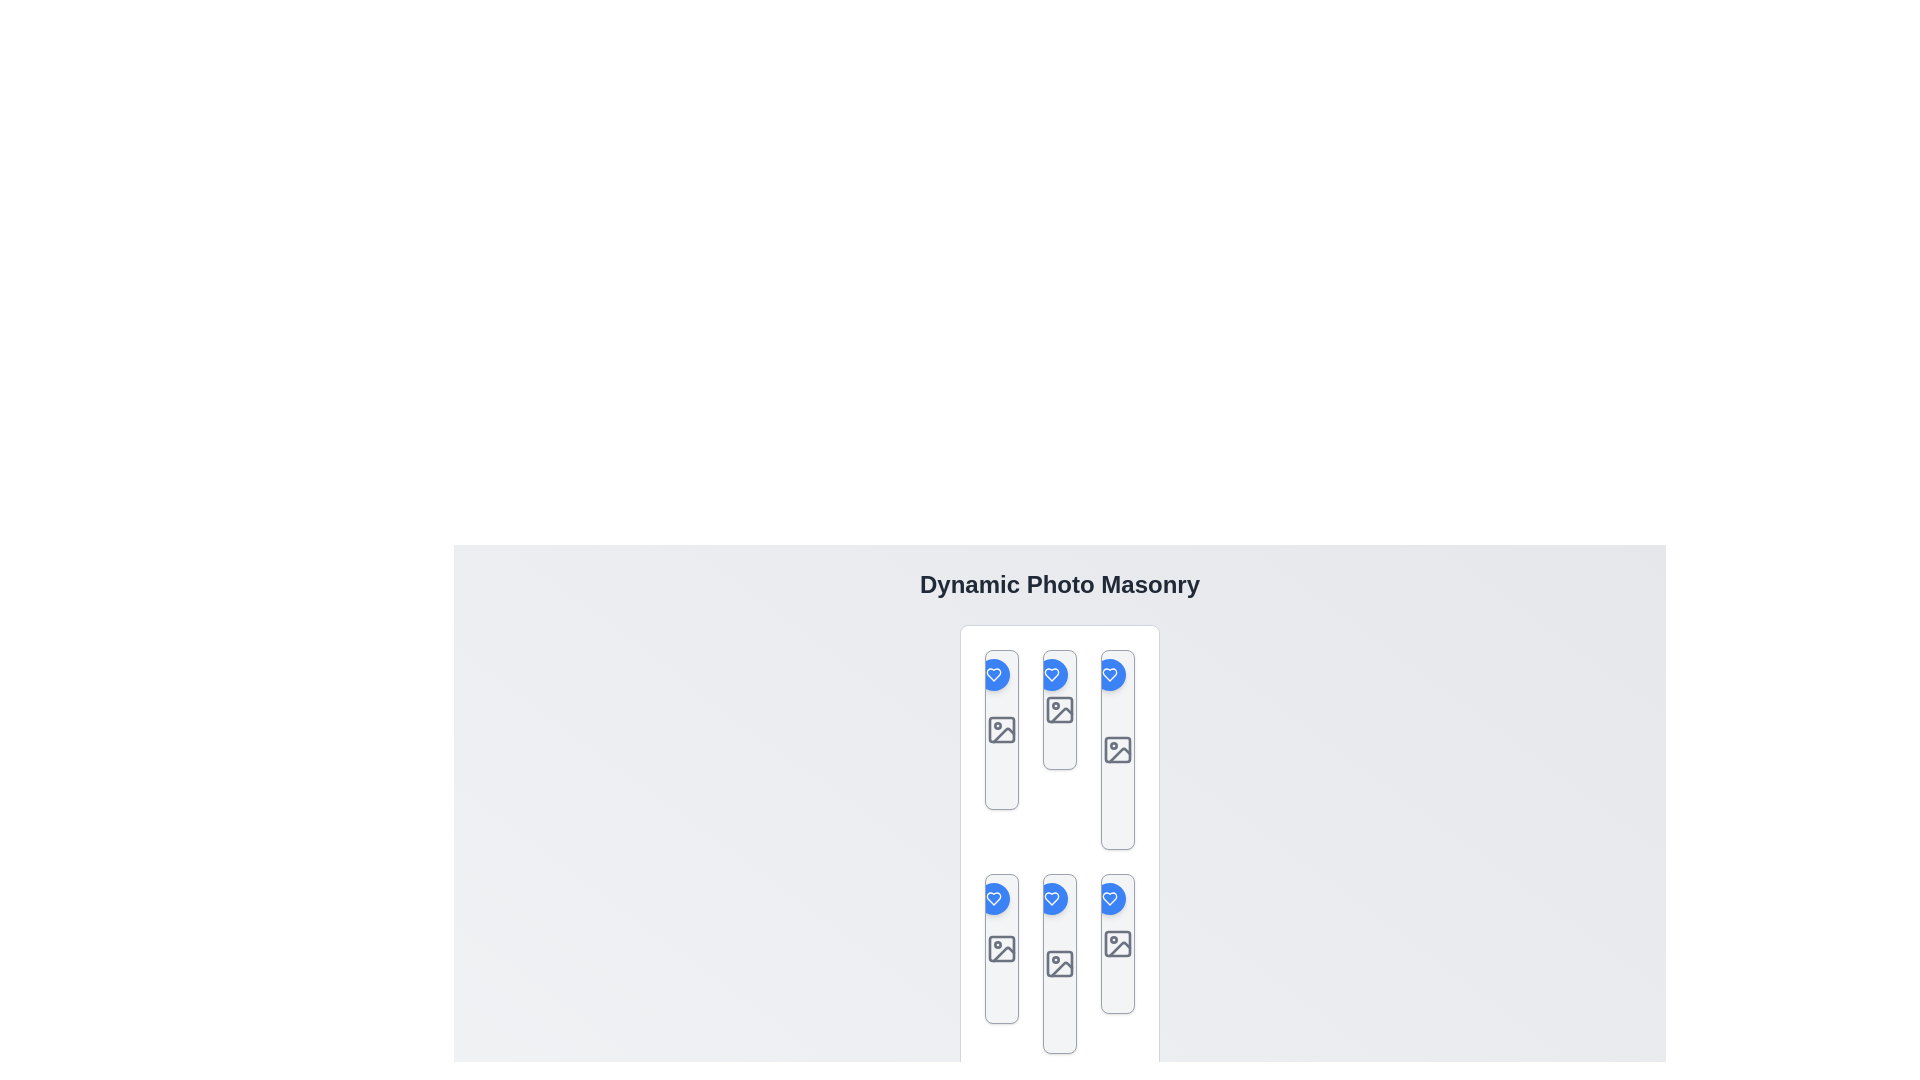 This screenshot has height=1080, width=1920. What do you see at coordinates (993, 897) in the screenshot?
I see `the heart-shaped SVG icon located in the top-right corner of the card` at bounding box center [993, 897].